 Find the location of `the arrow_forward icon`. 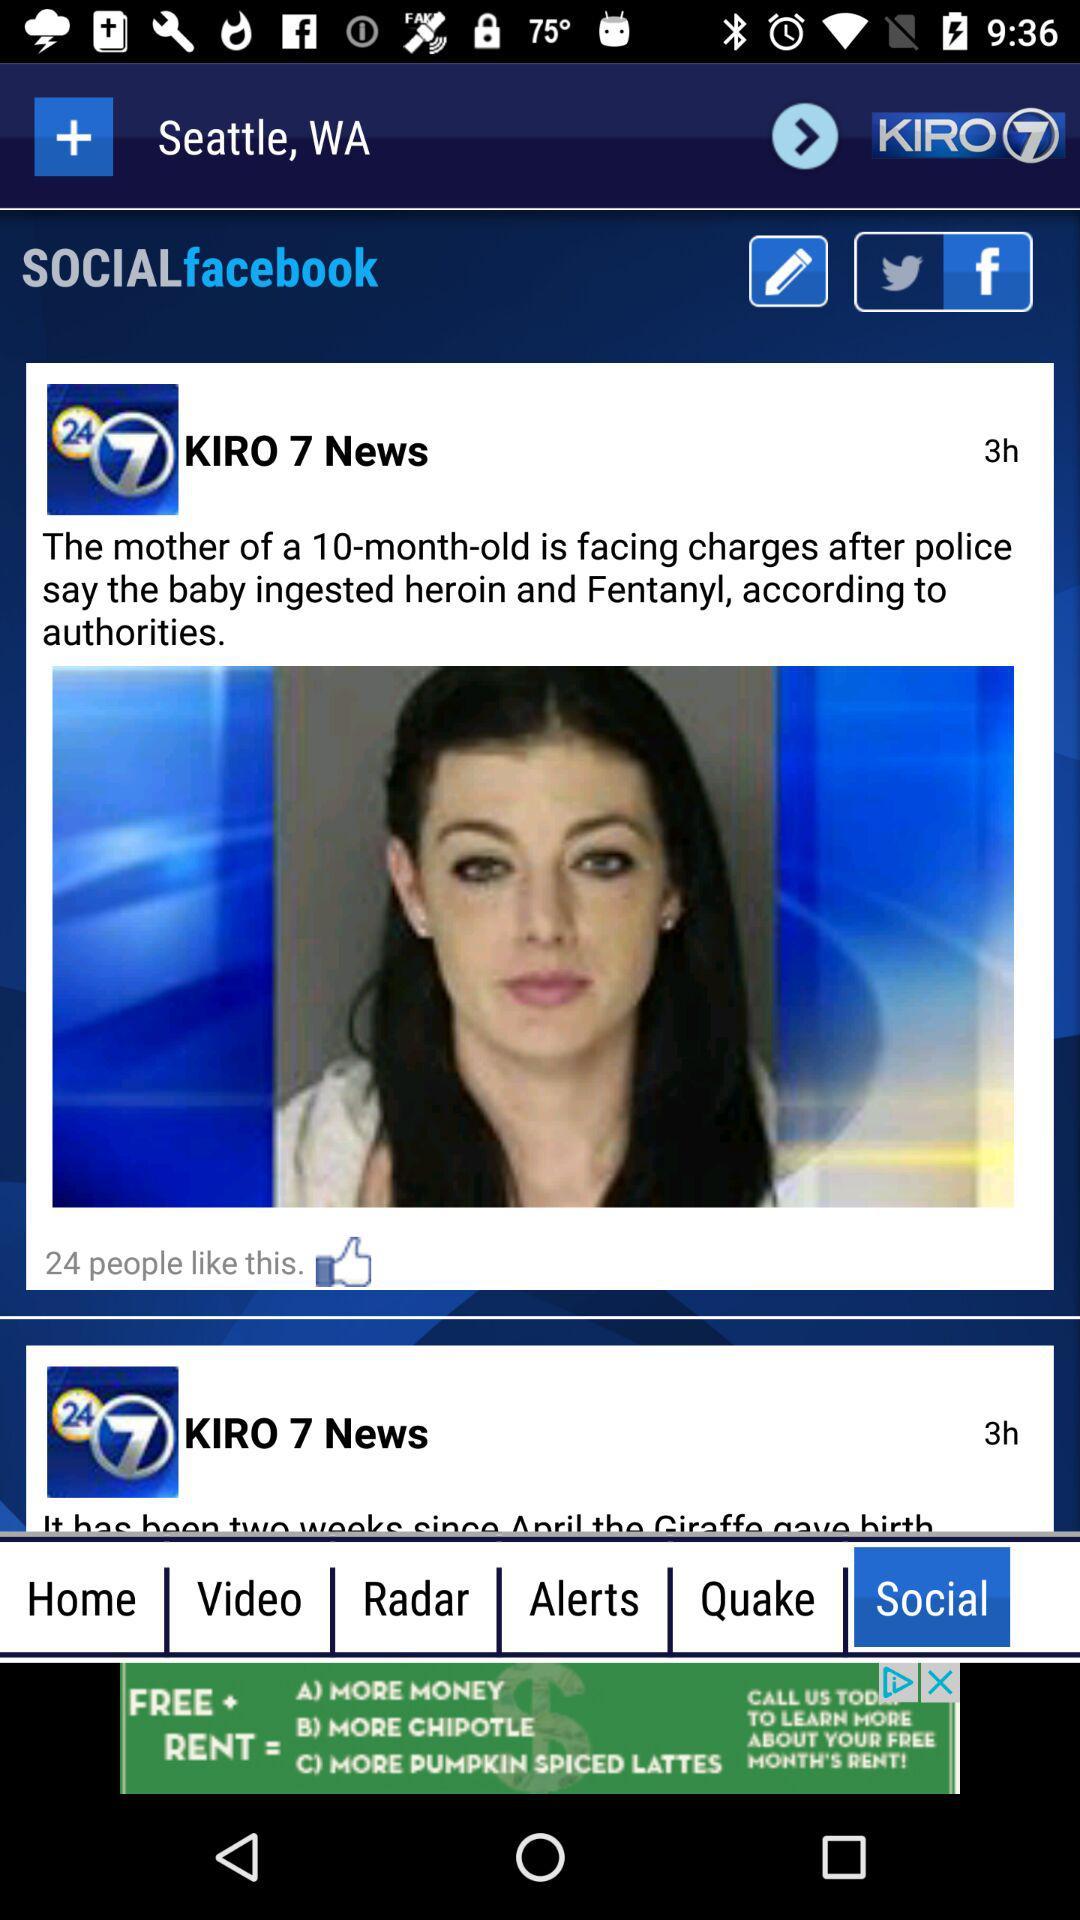

the arrow_forward icon is located at coordinates (804, 135).